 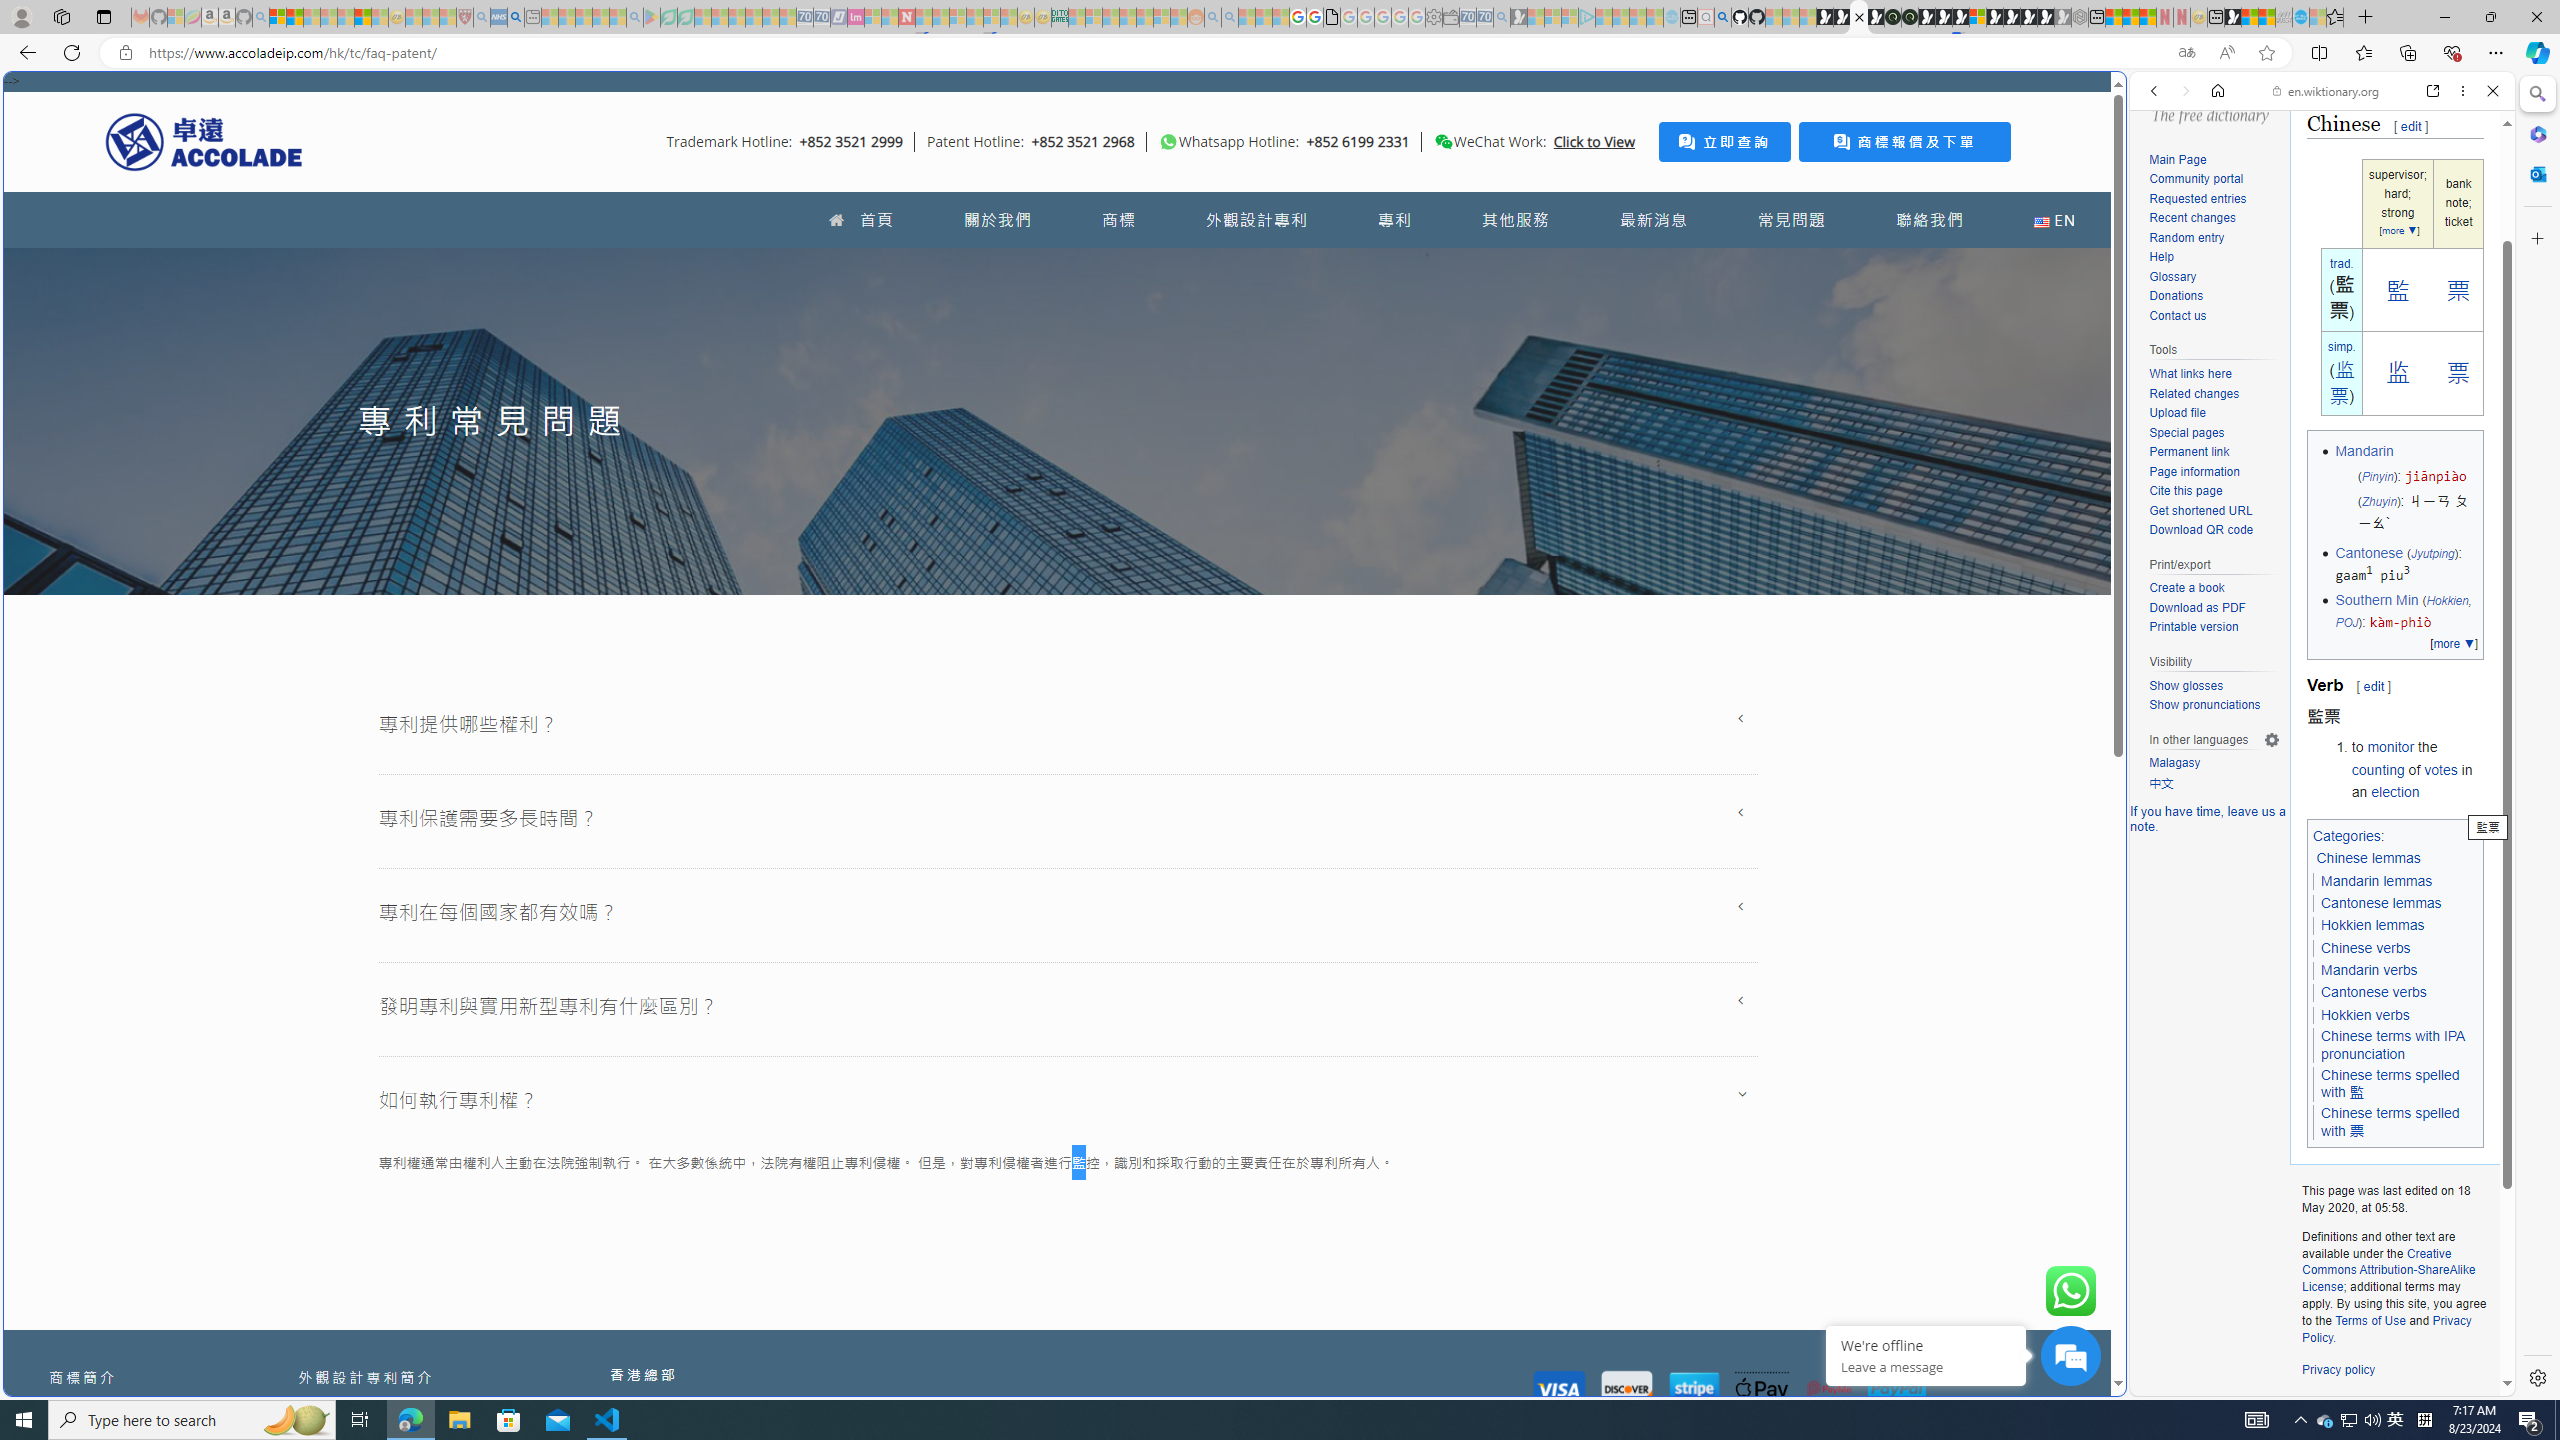 I want to click on 'Creative Commons Attribution-ShareAlike License', so click(x=2388, y=1269).